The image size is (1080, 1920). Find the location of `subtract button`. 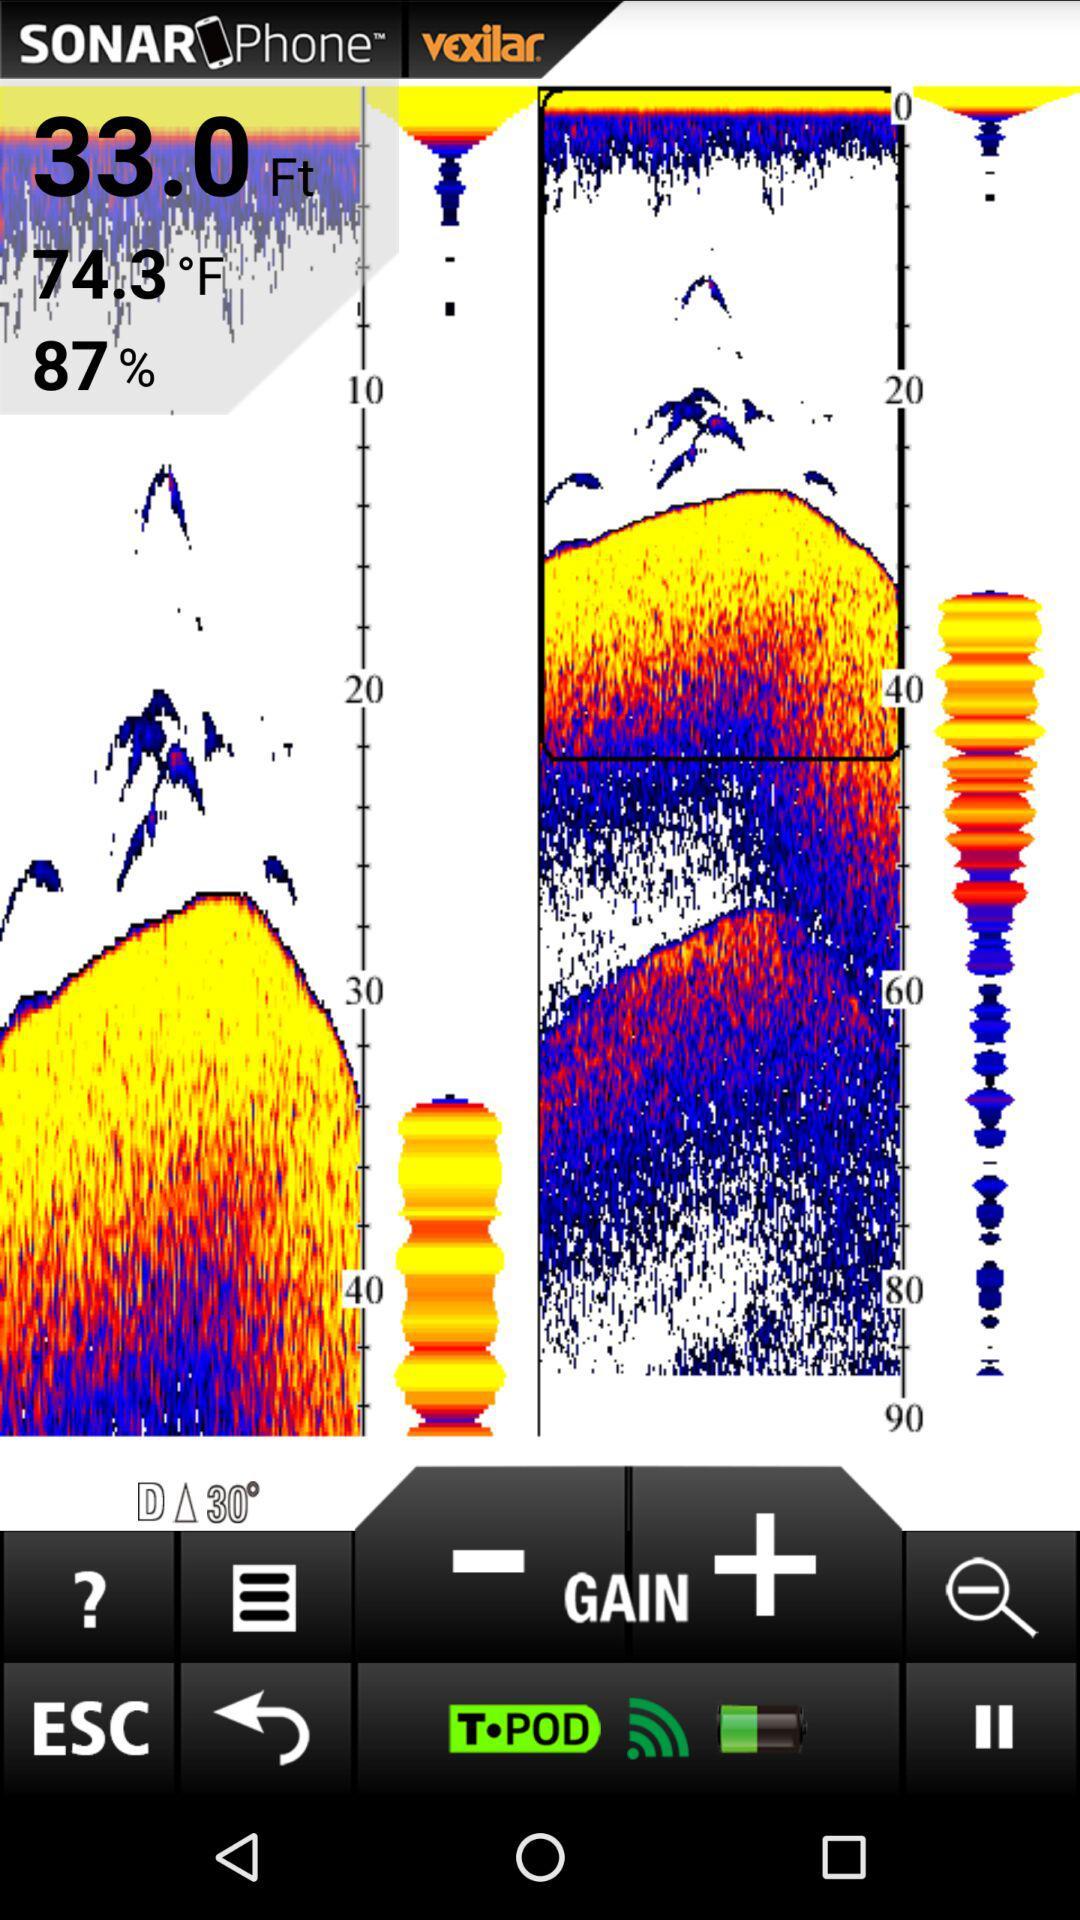

subtract button is located at coordinates (491, 1563).